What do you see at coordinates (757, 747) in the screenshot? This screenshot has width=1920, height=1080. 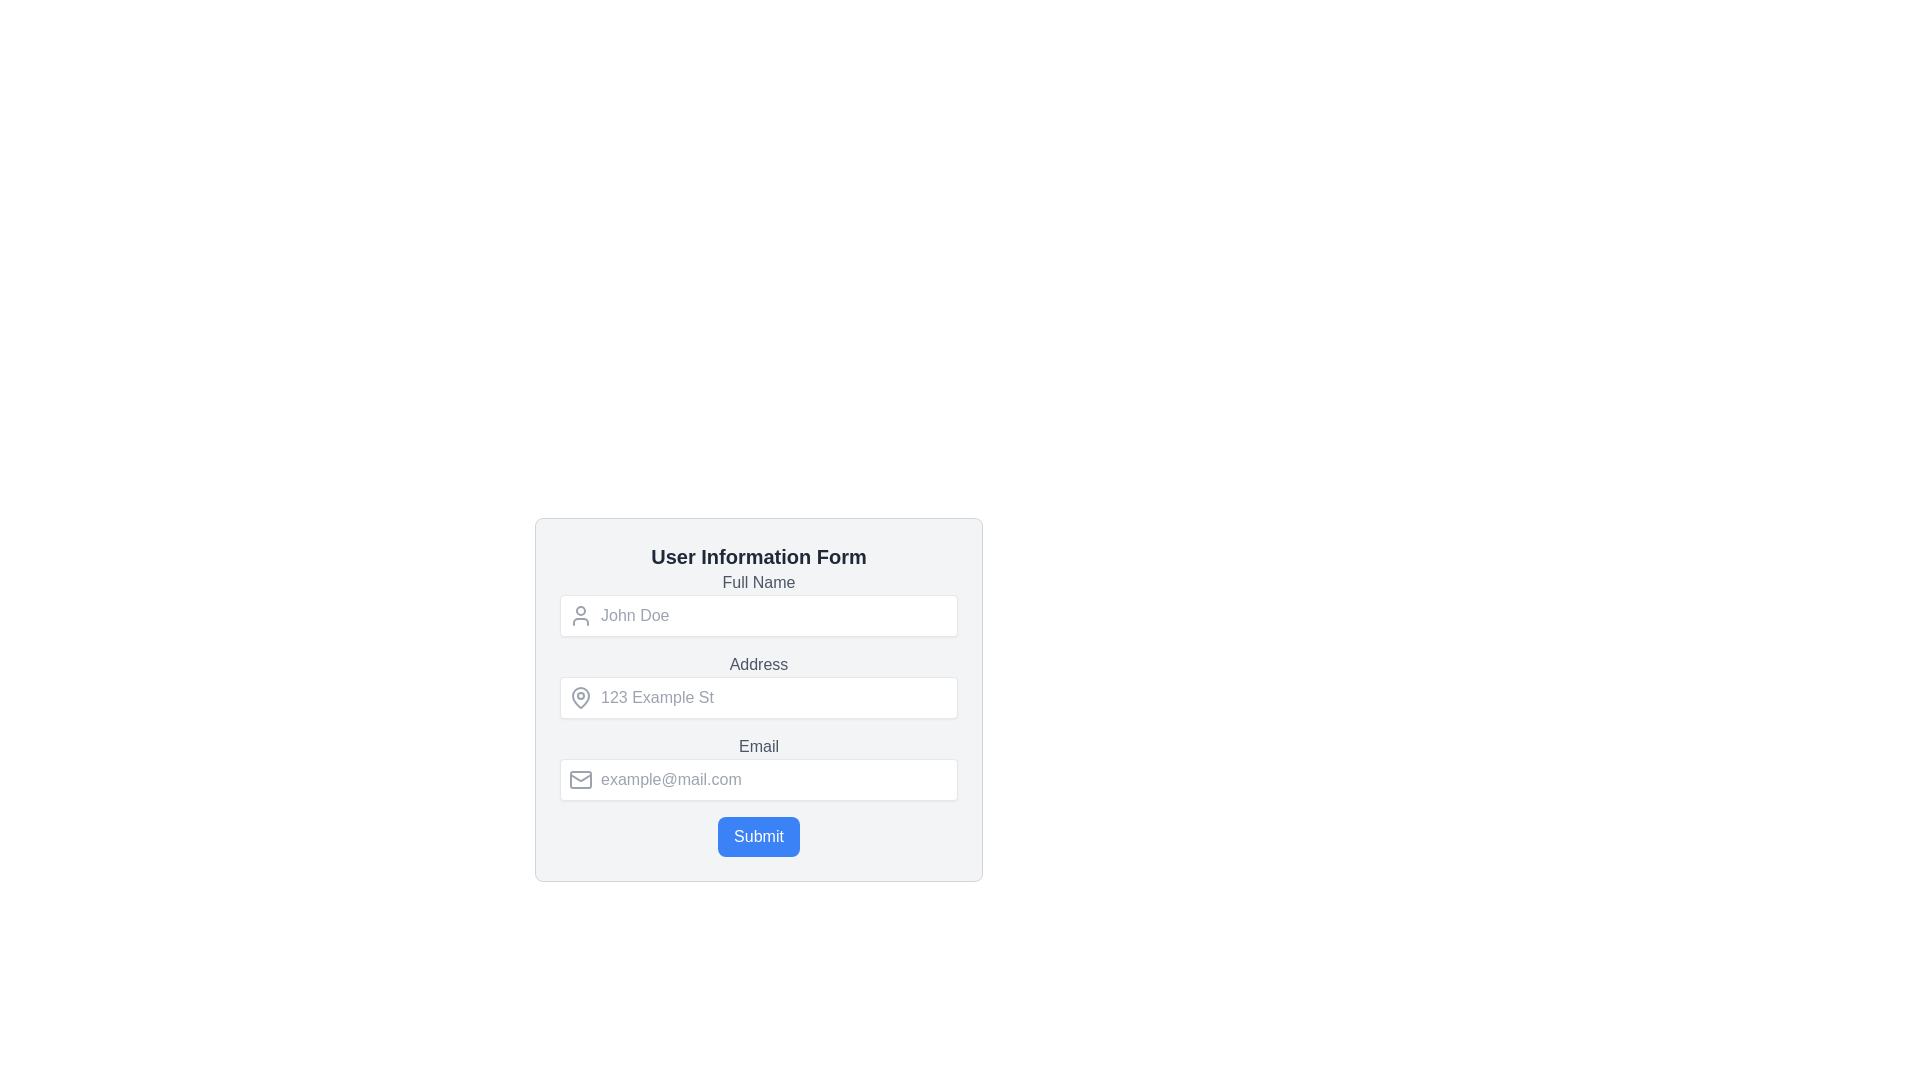 I see `the 'Email' label text element positioned above the email input field` at bounding box center [757, 747].